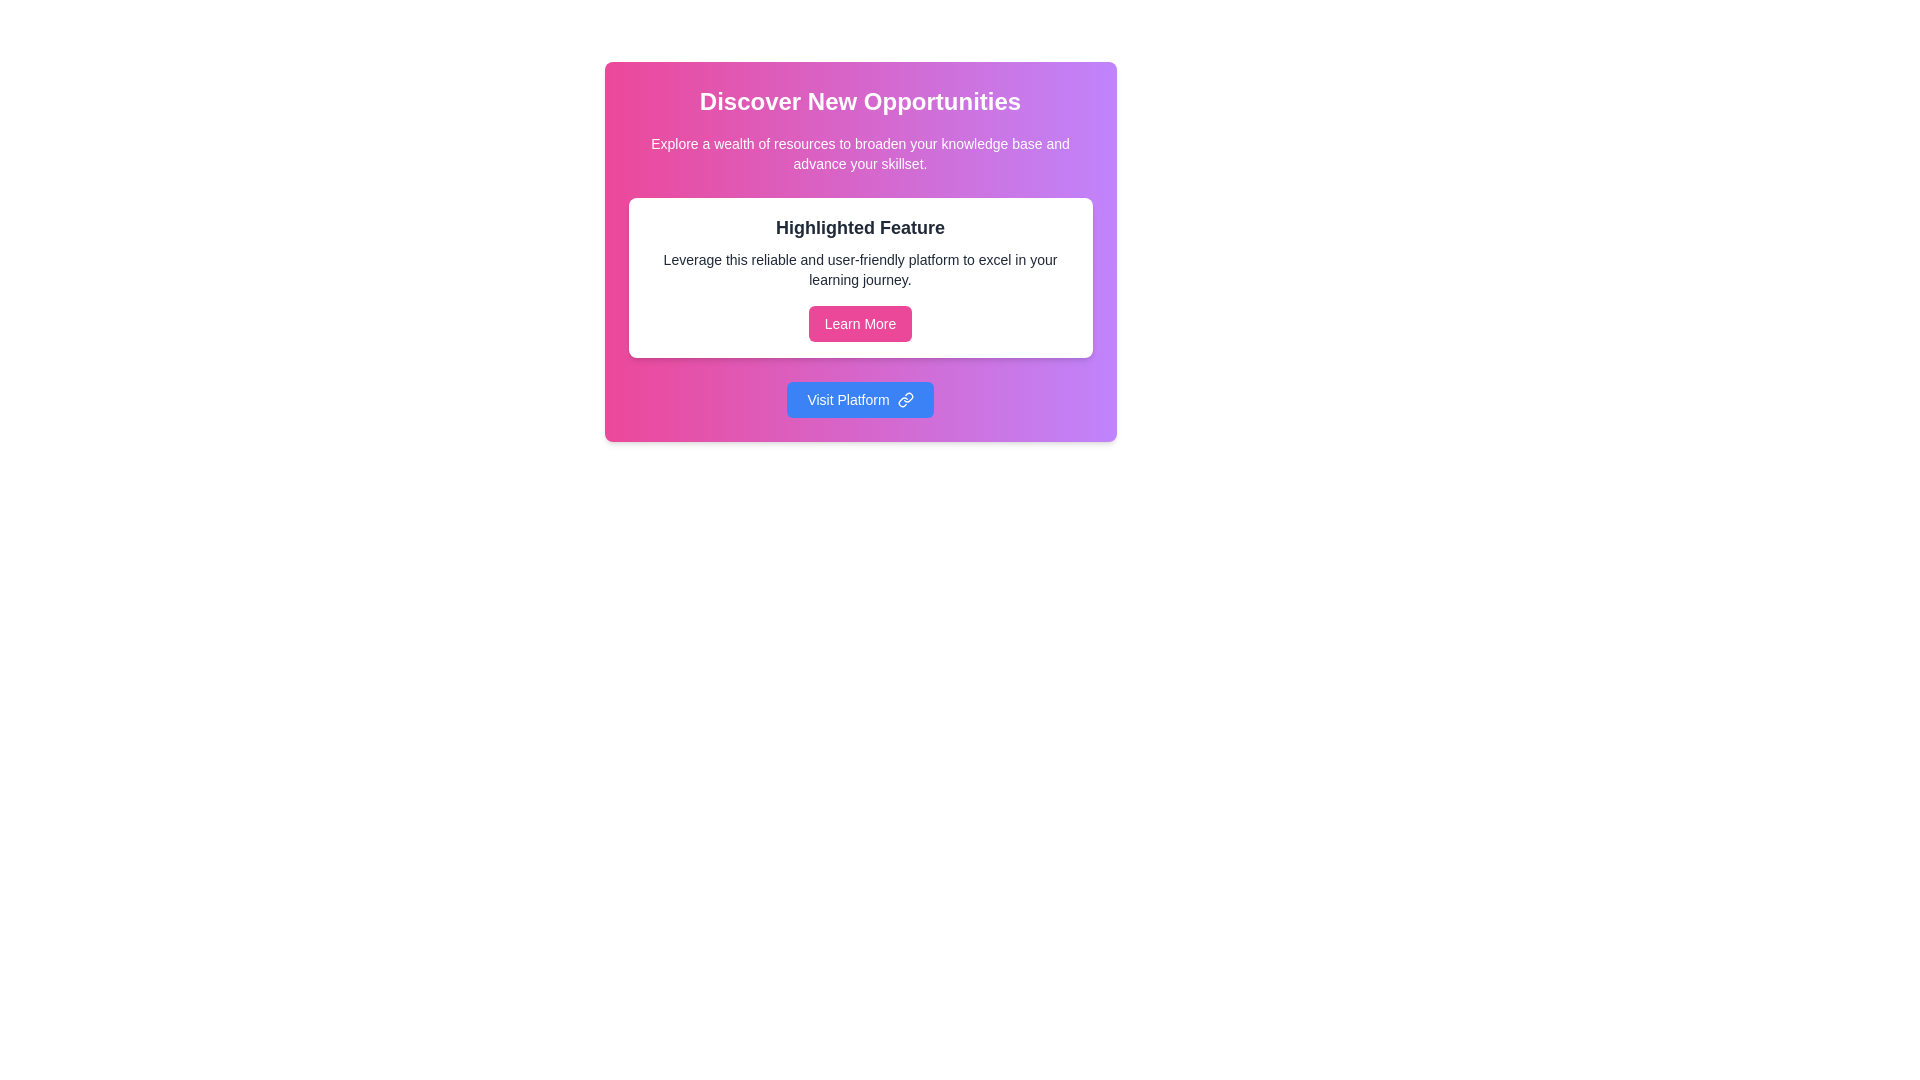  Describe the element at coordinates (901, 402) in the screenshot. I see `the decorative part of the link icon that is the second part of two overlapping chain link shapes, located to the right of the text 'Visit Platform'` at that location.